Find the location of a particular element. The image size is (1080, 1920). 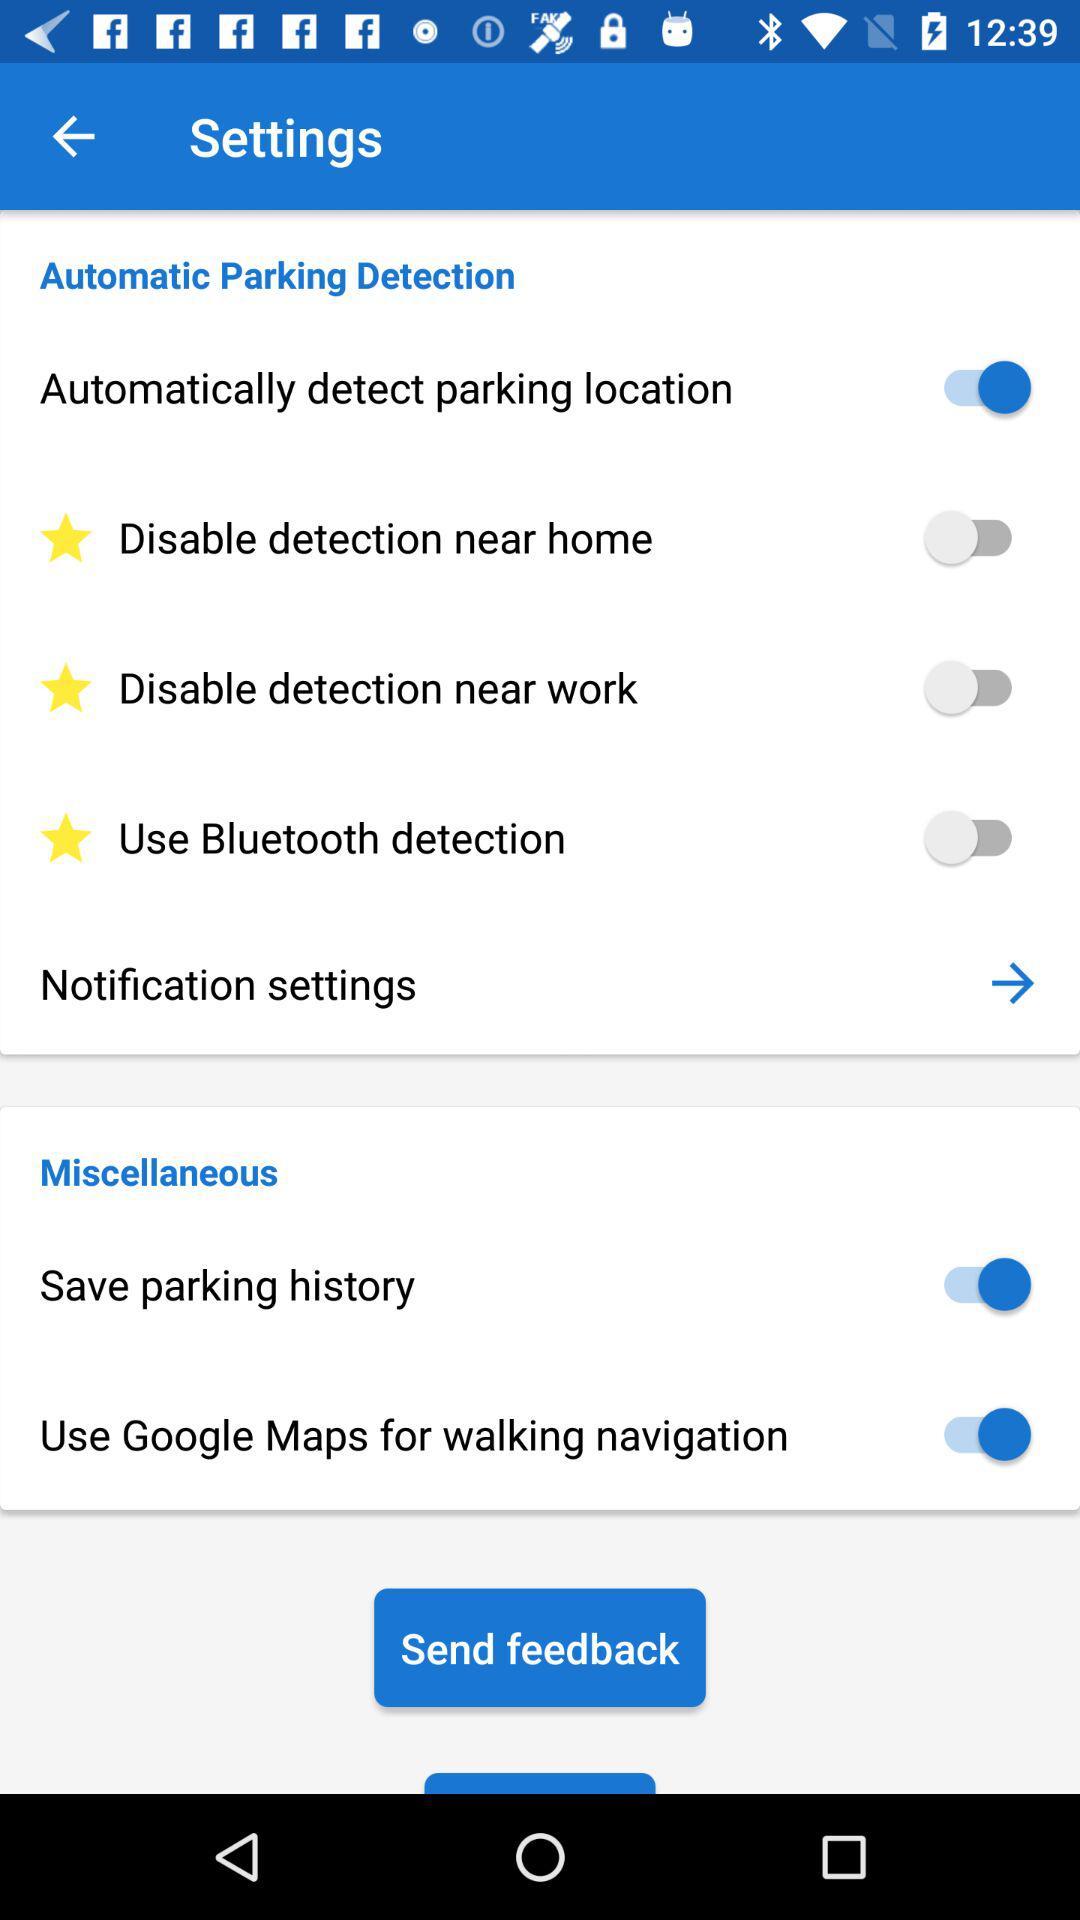

the icon below the use google maps is located at coordinates (540, 1647).